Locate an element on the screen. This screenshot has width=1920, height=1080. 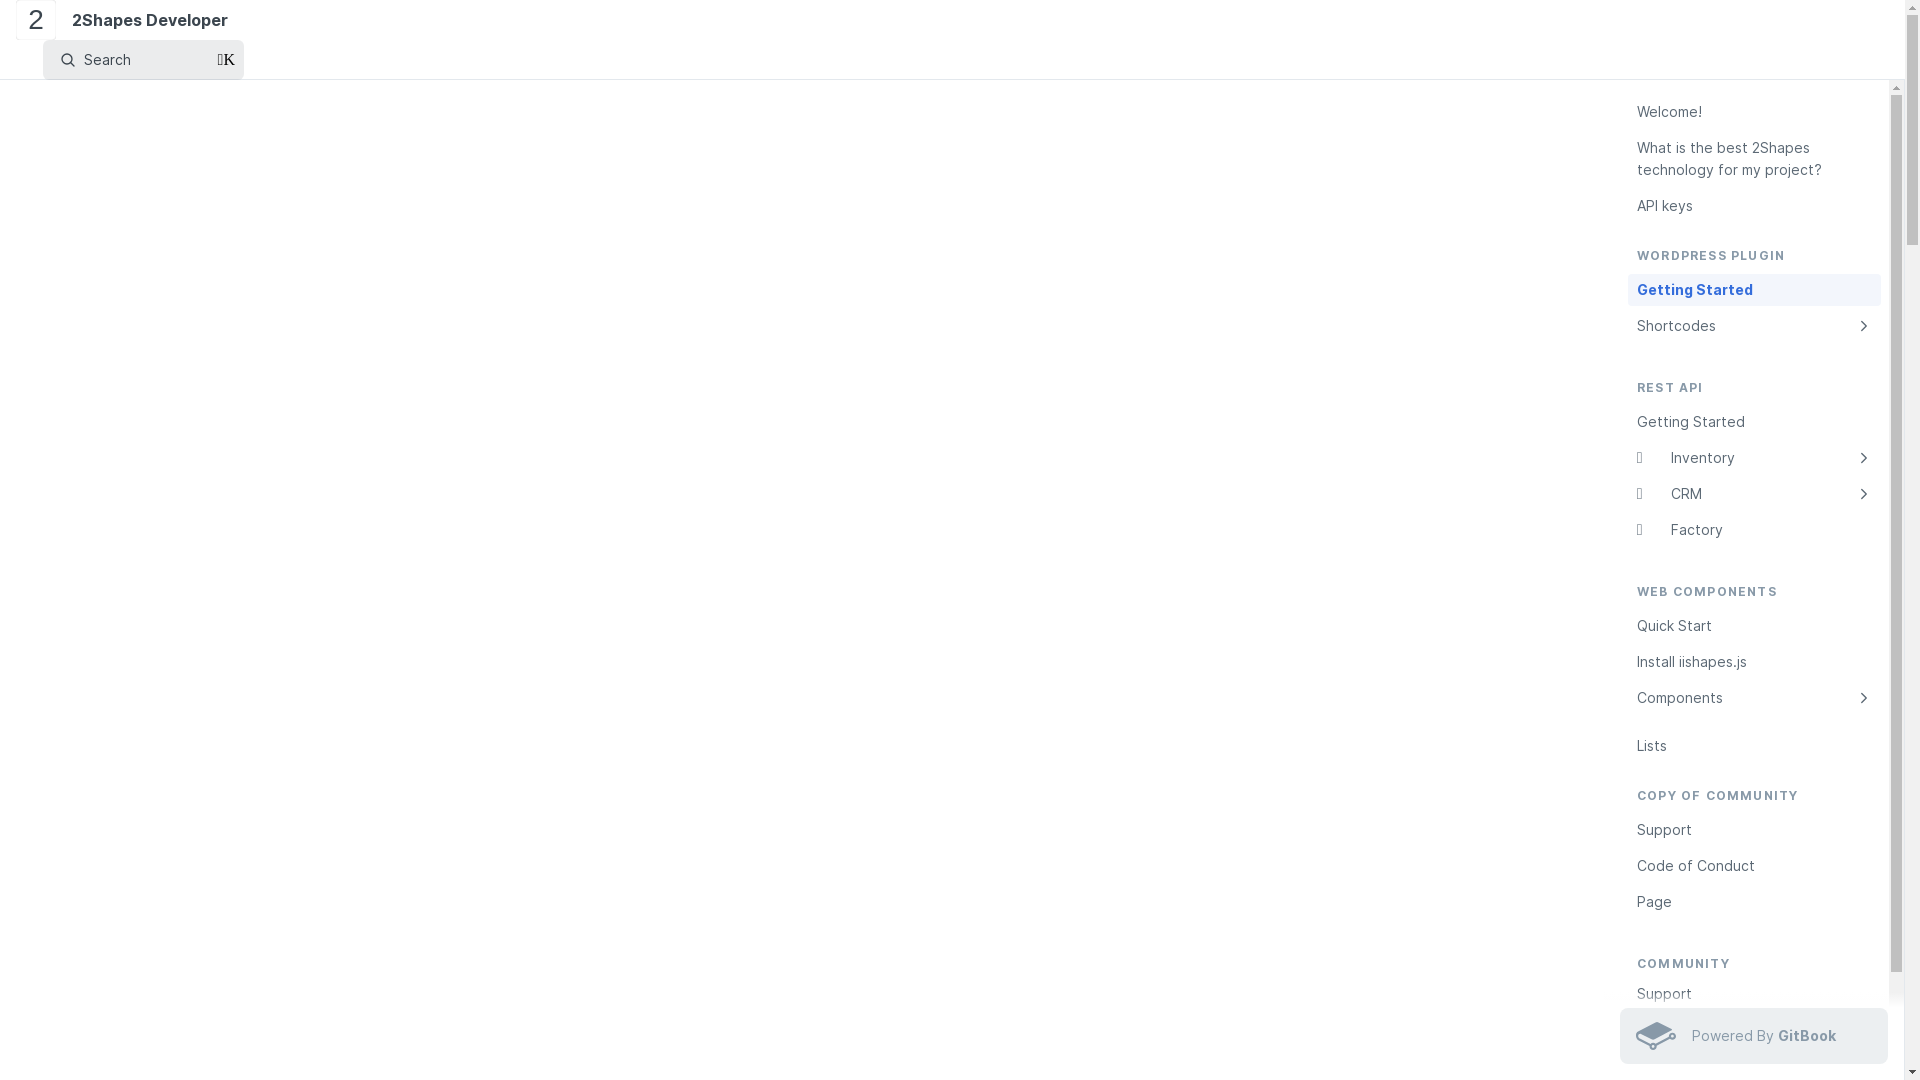
'Welcome!' is located at coordinates (1753, 111).